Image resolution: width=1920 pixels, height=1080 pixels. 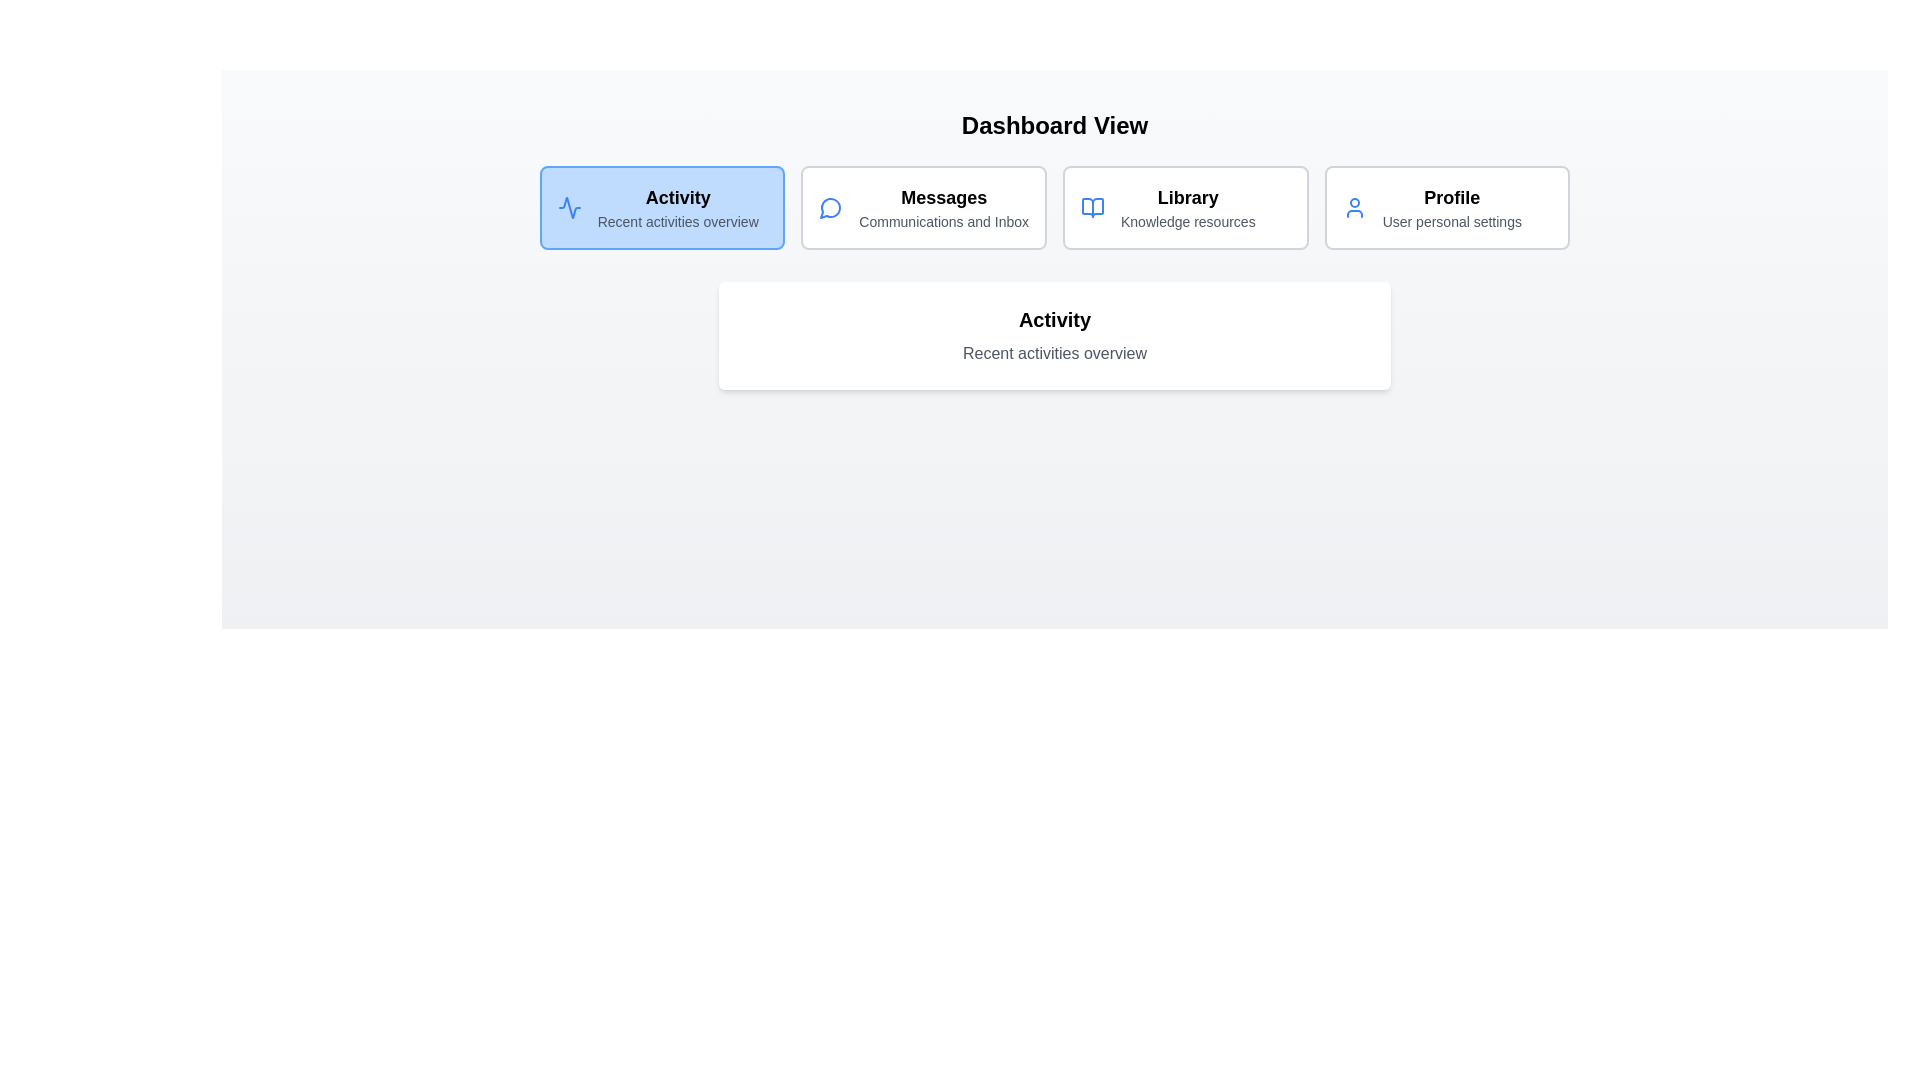 I want to click on the tab corresponding to Library, so click(x=1185, y=208).